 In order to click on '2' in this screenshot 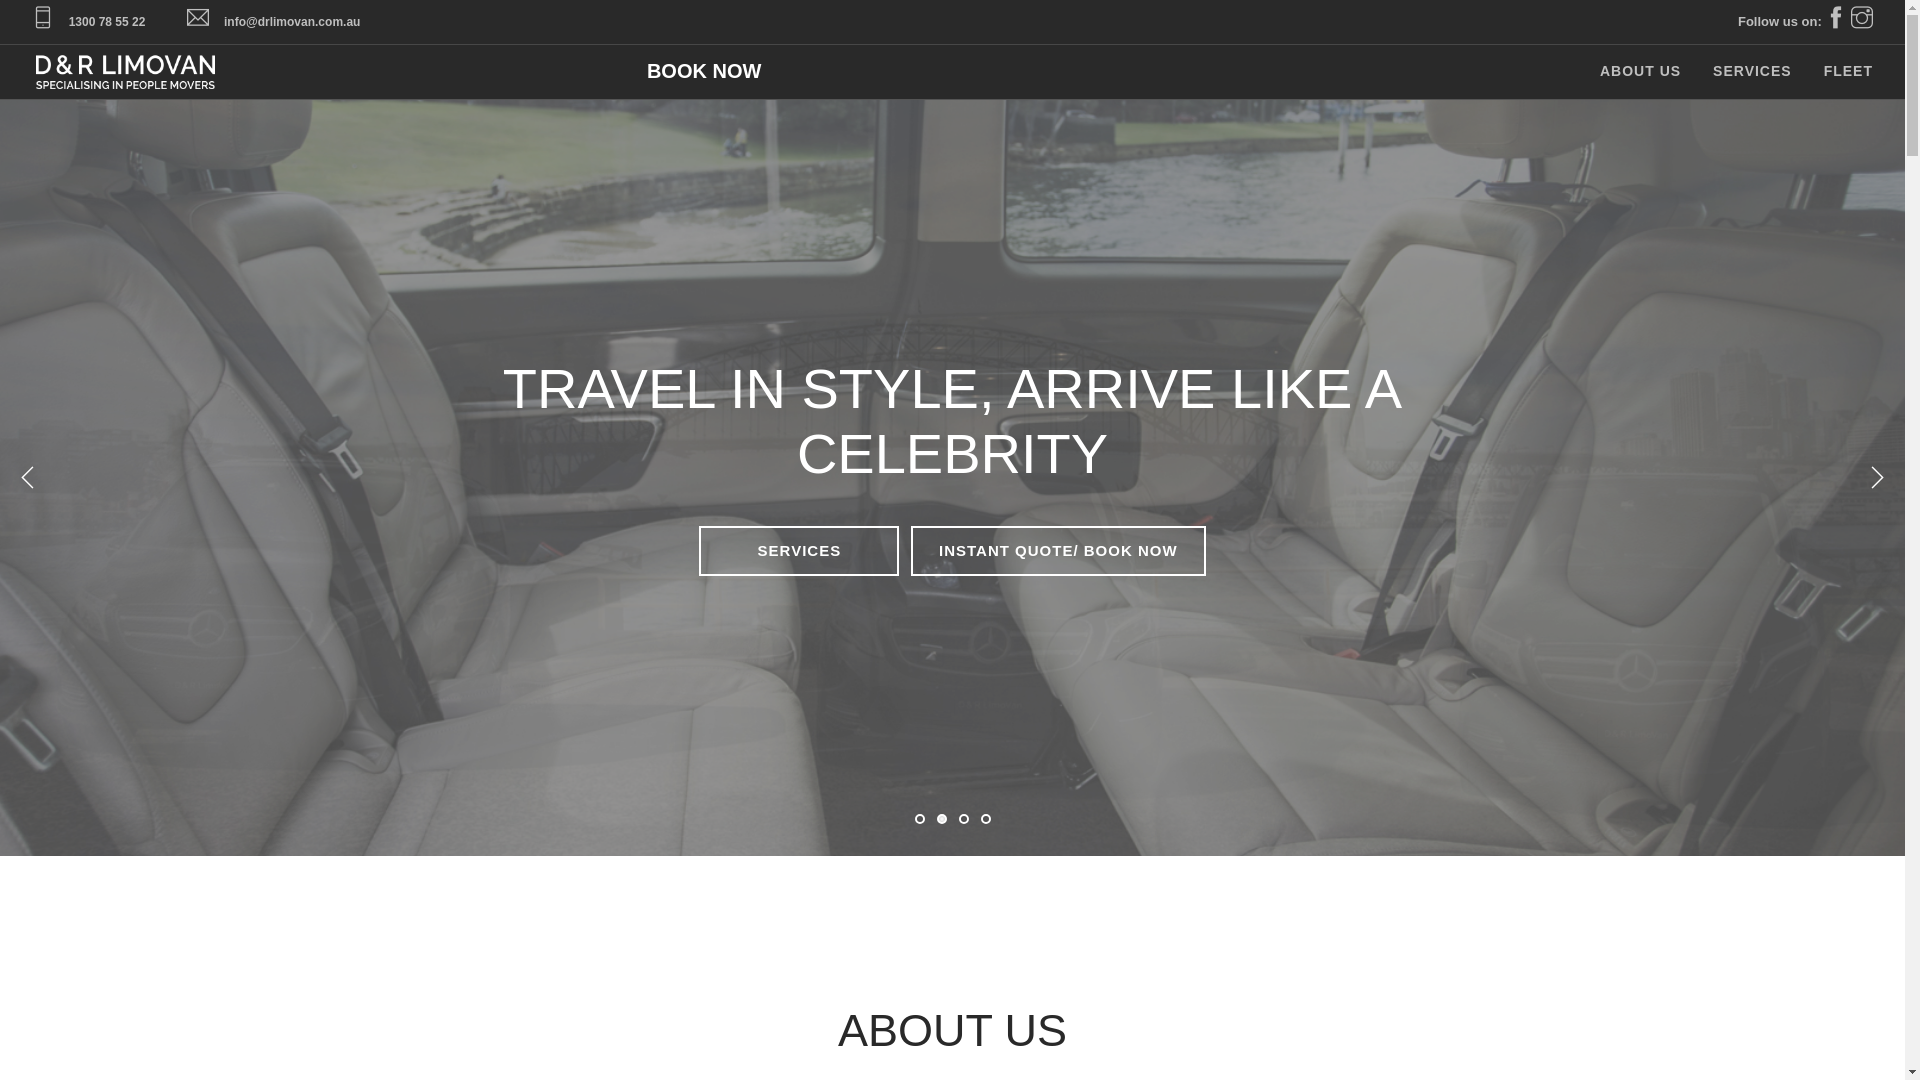, I will do `click(935, 818)`.